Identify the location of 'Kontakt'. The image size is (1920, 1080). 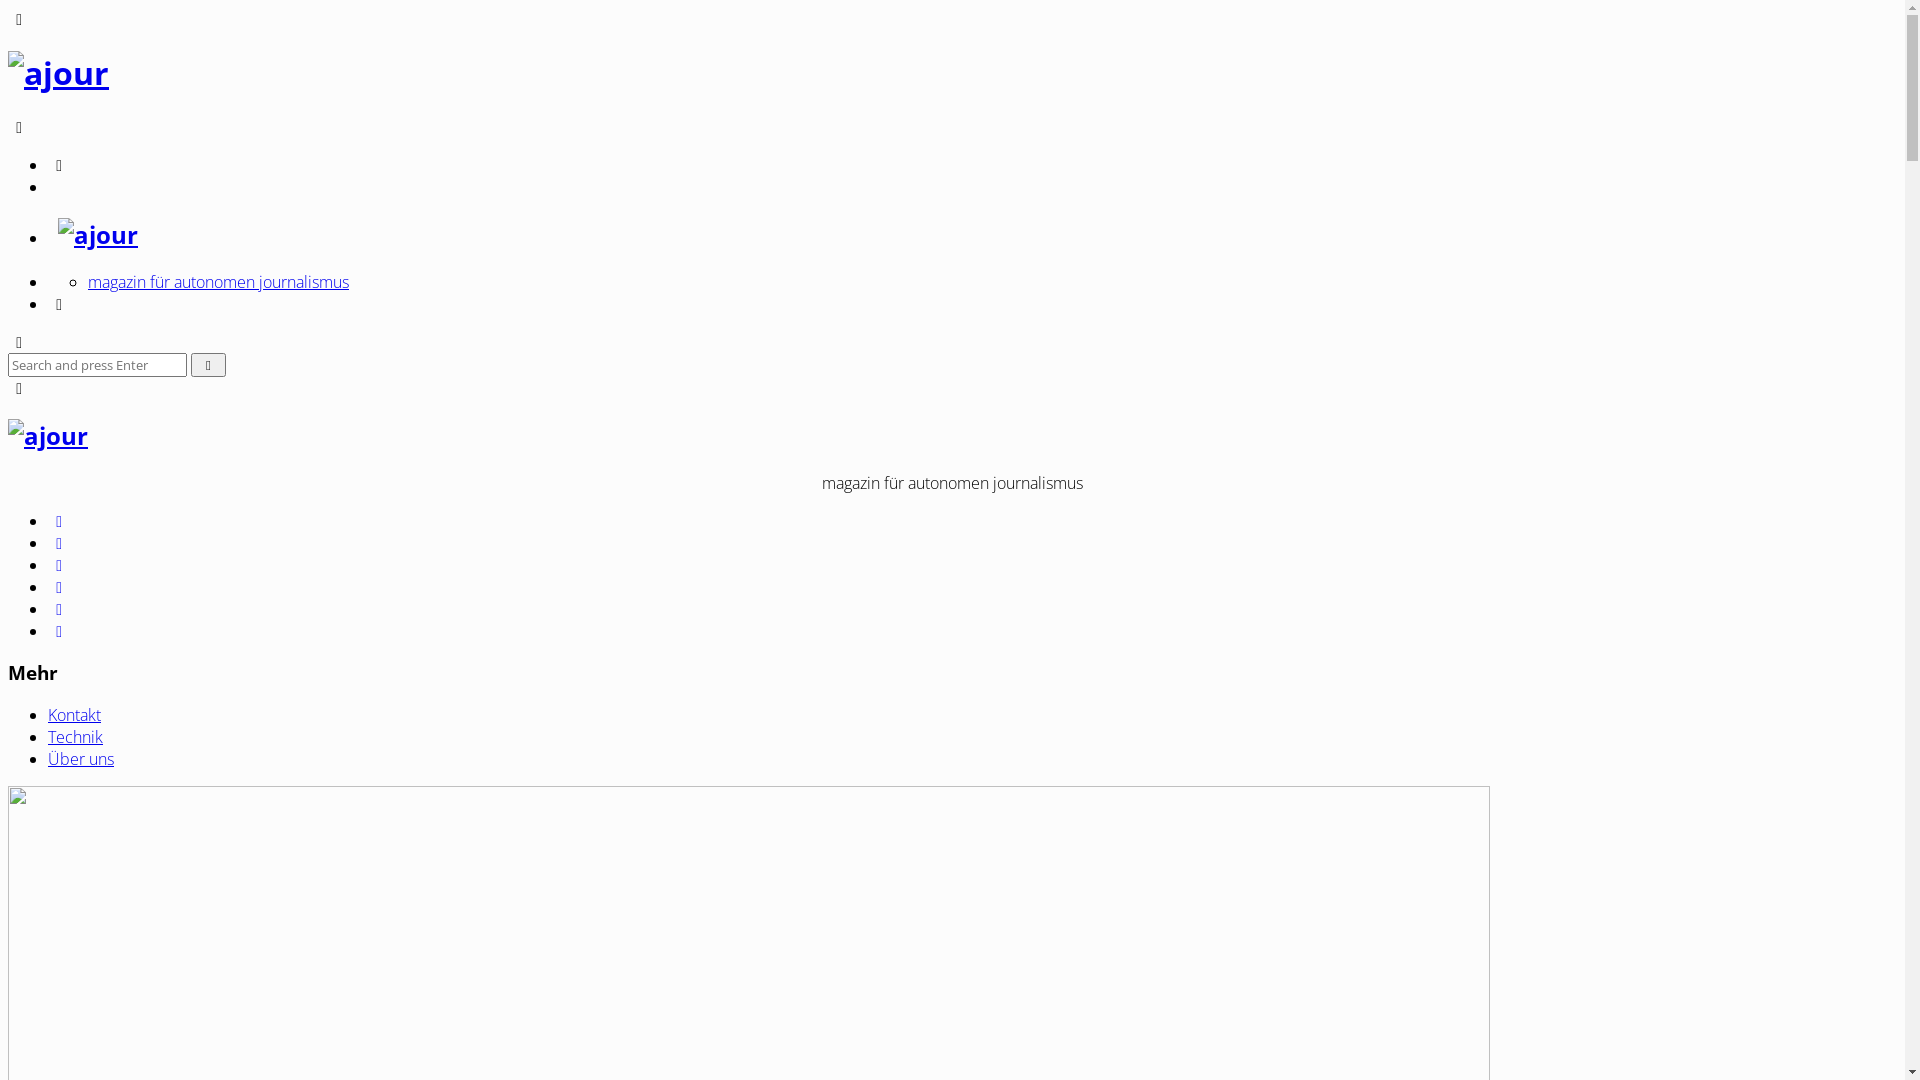
(74, 713).